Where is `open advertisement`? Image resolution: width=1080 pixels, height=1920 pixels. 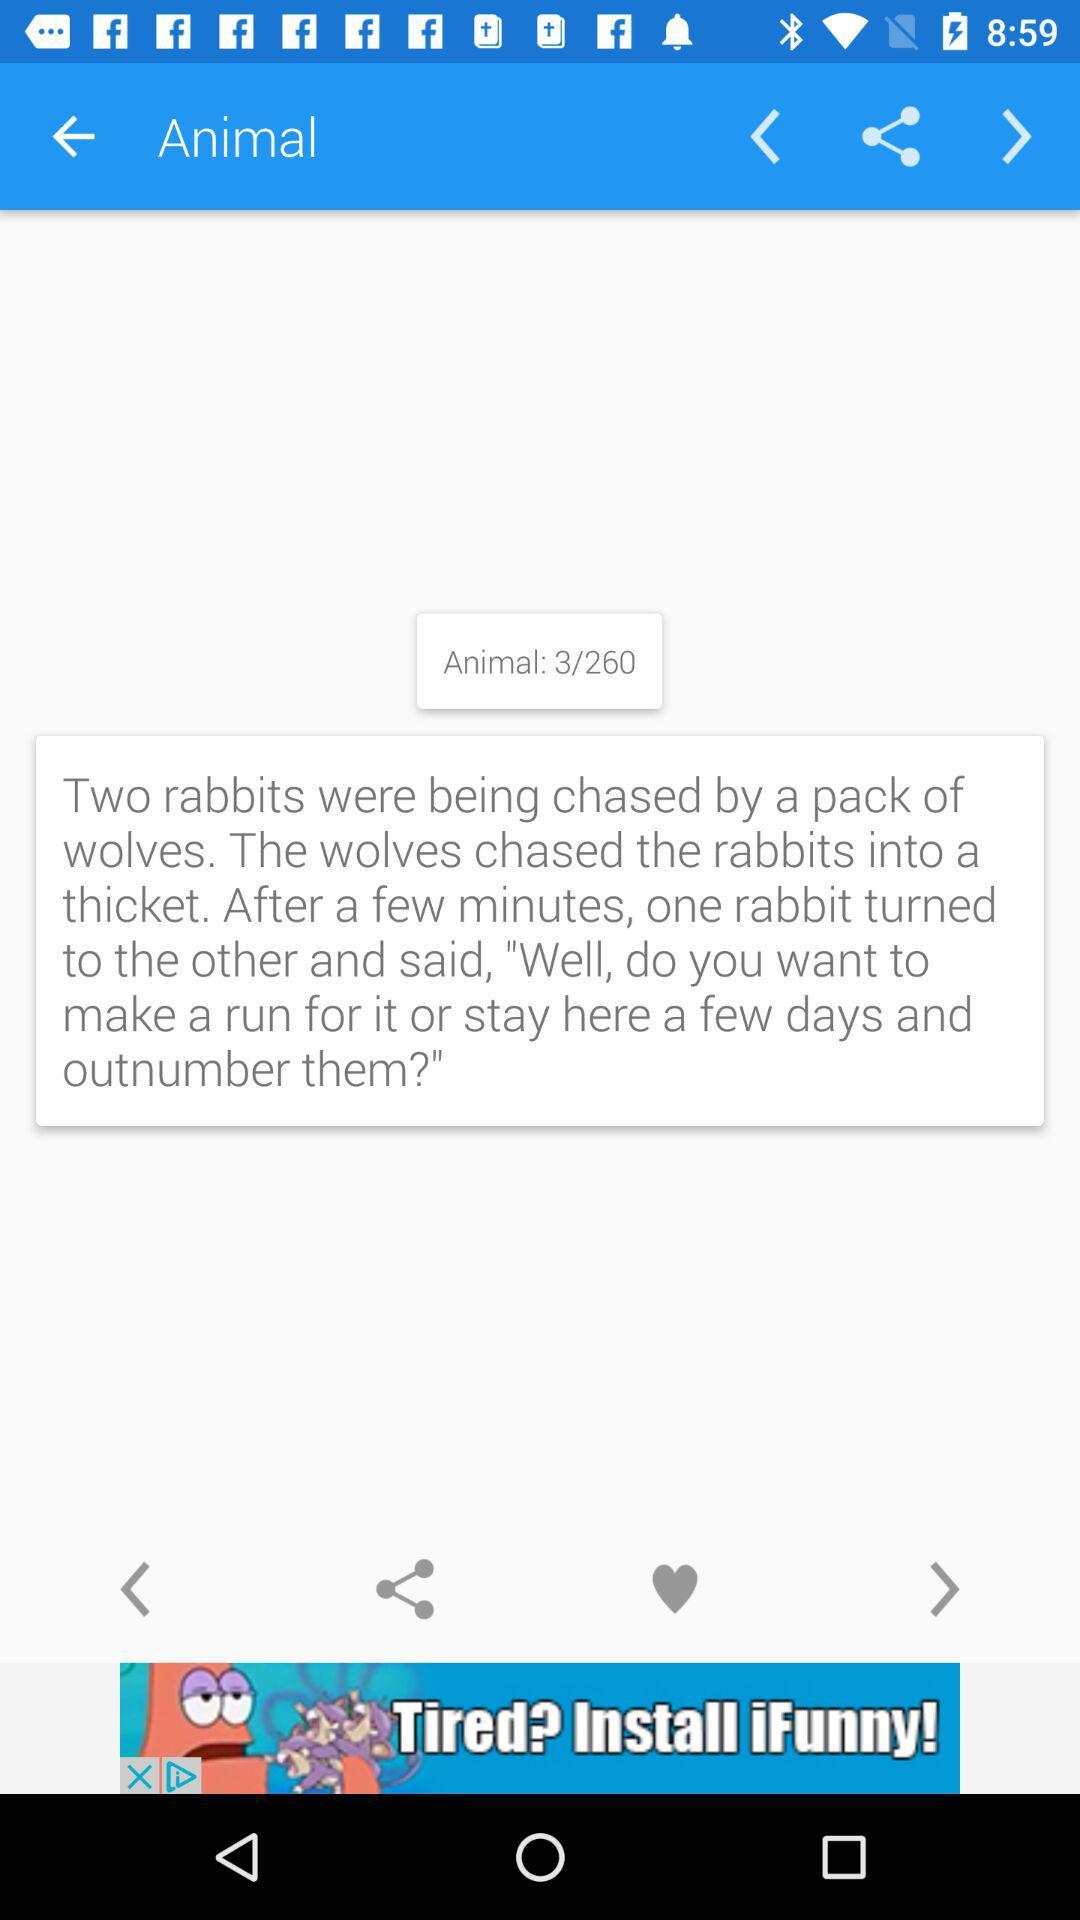 open advertisement is located at coordinates (540, 1727).